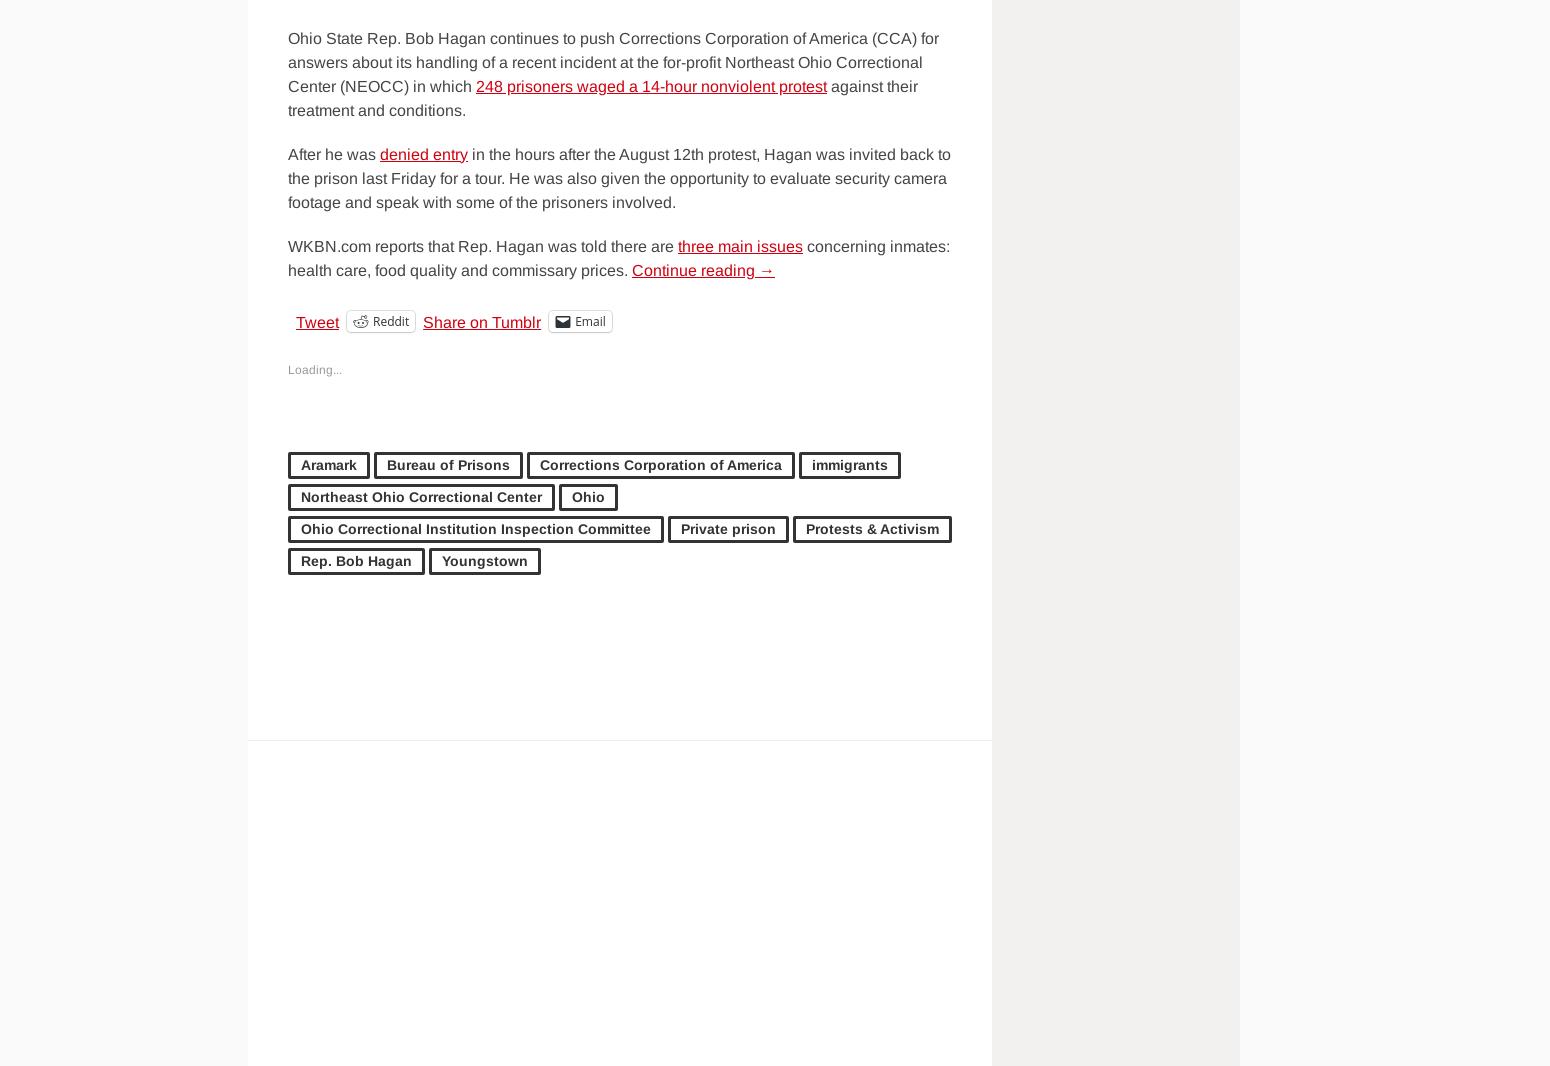 The image size is (1550, 1066). I want to click on 'Ohio Correctional Institution Inspection Committee', so click(475, 527).